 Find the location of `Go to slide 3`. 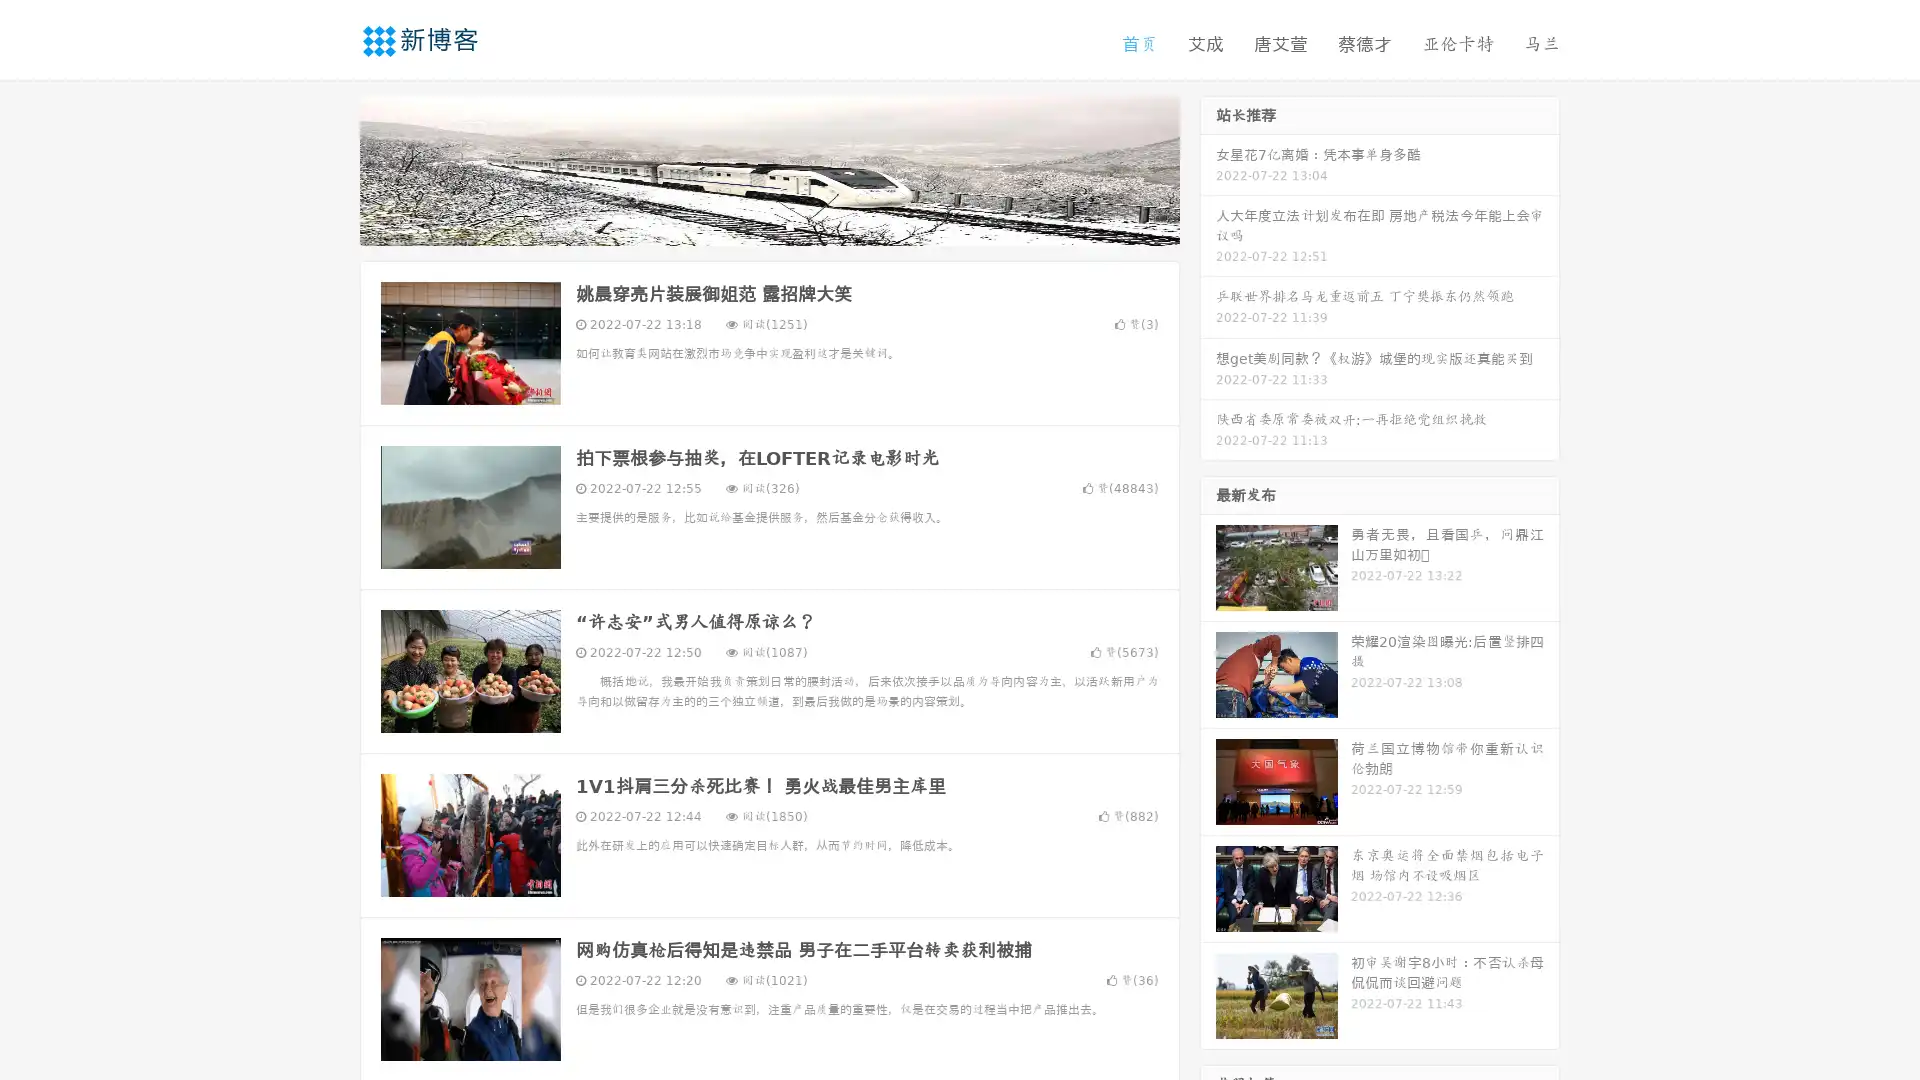

Go to slide 3 is located at coordinates (789, 225).